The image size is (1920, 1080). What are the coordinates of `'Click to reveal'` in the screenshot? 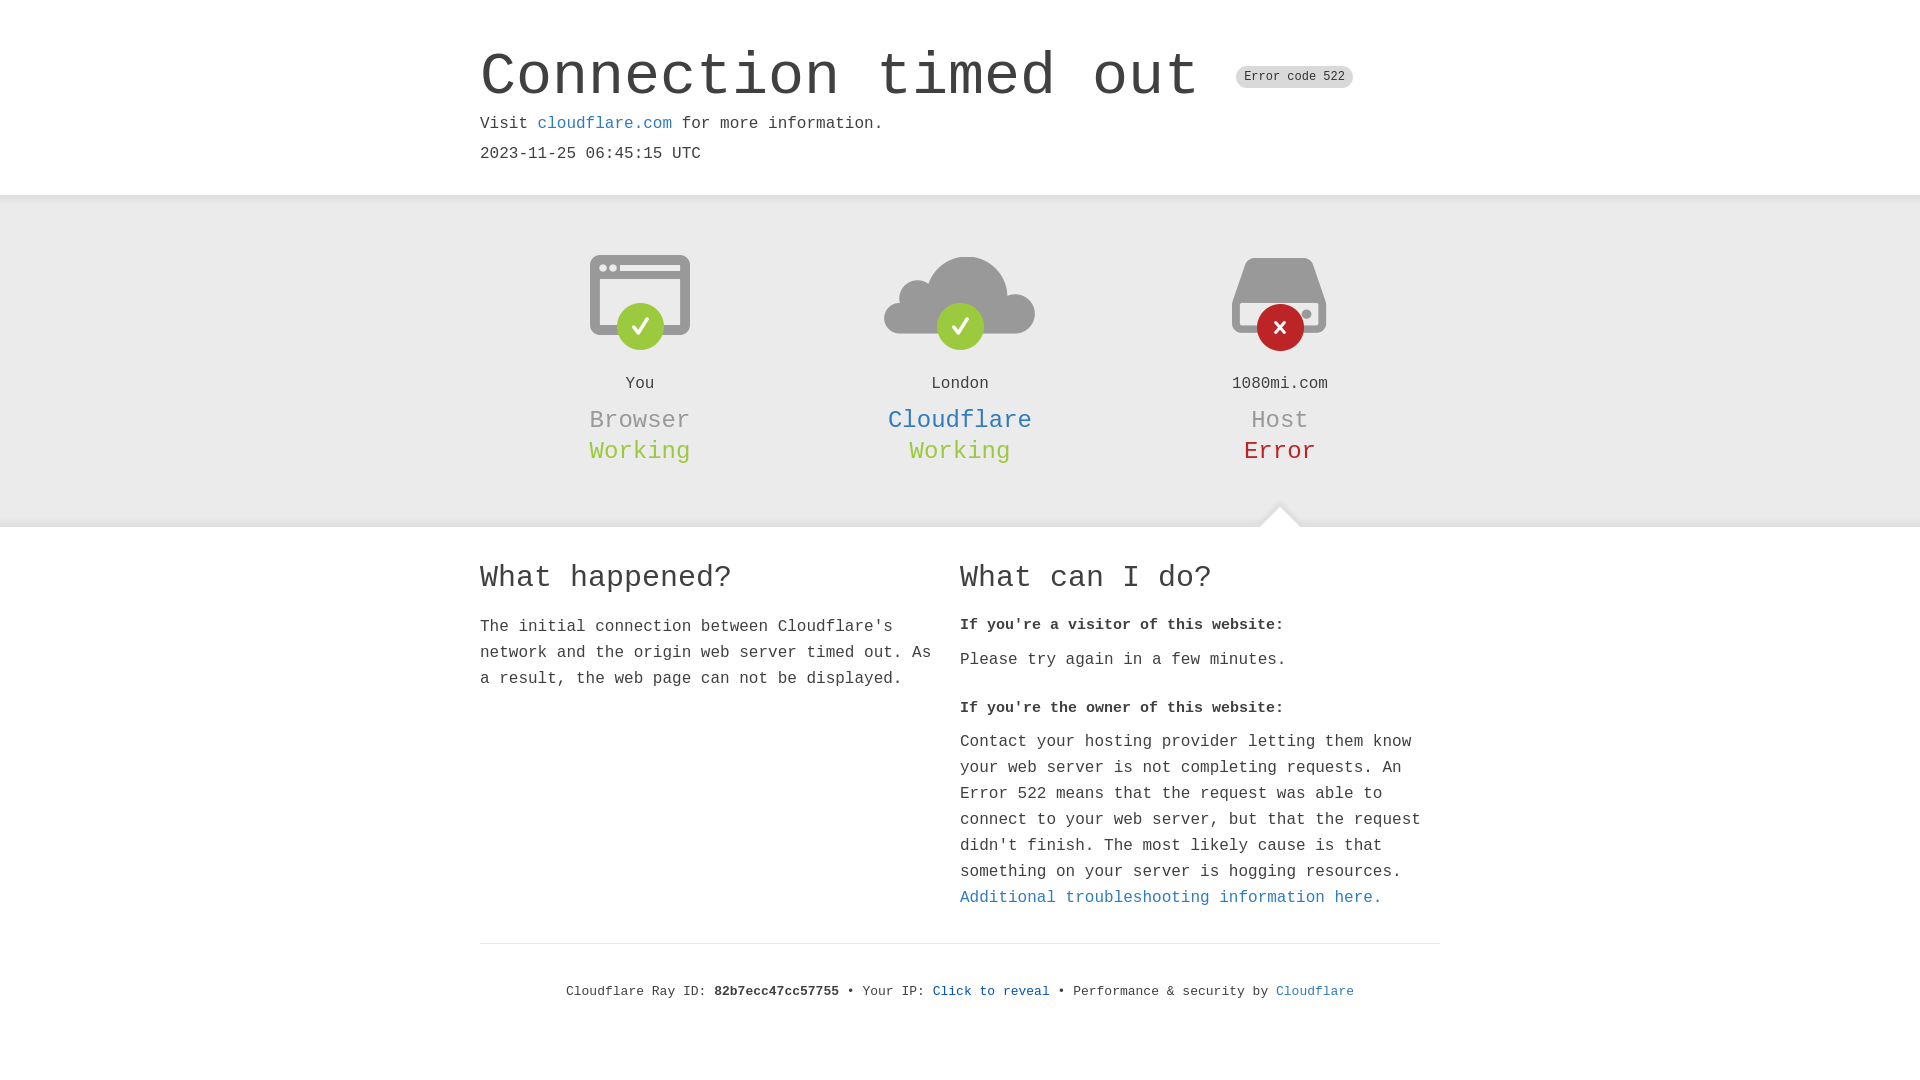 It's located at (991, 991).